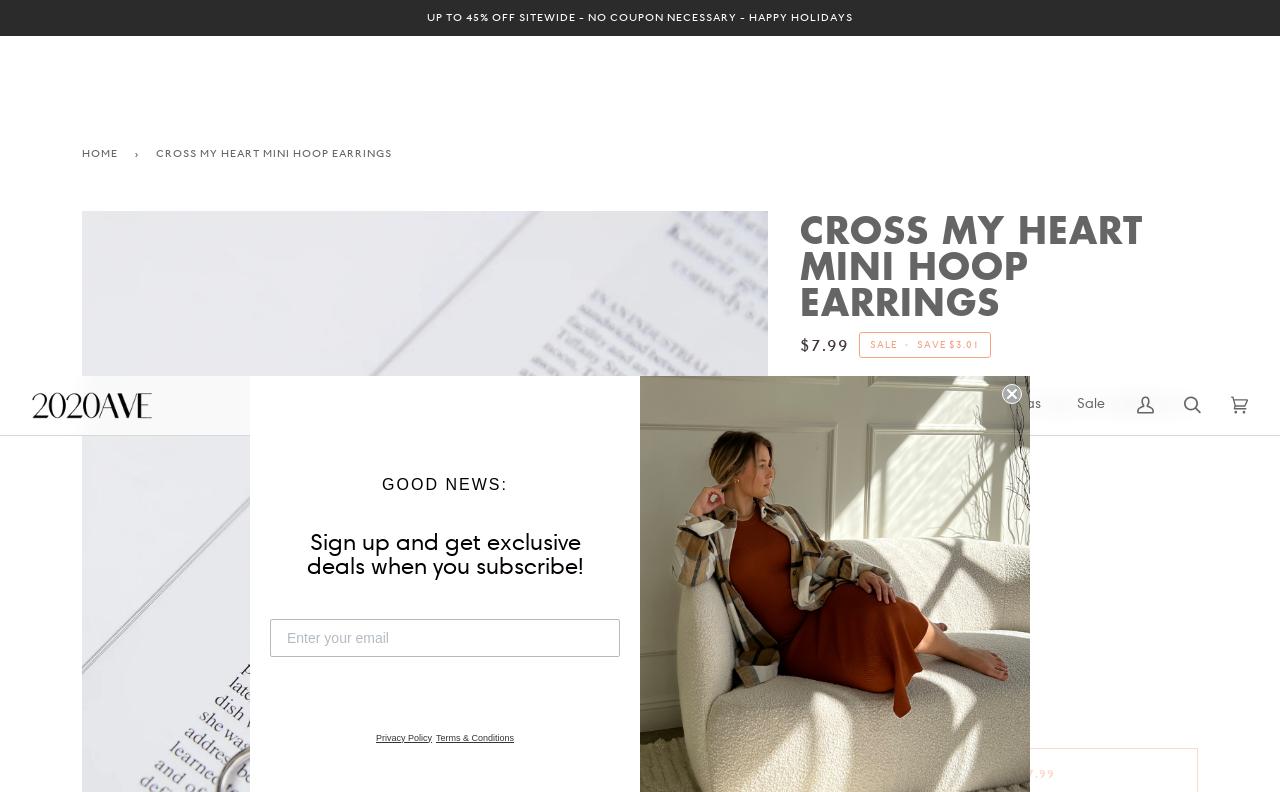 The width and height of the screenshot is (1280, 792). What do you see at coordinates (973, 396) in the screenshot?
I see `'Sold Out'` at bounding box center [973, 396].